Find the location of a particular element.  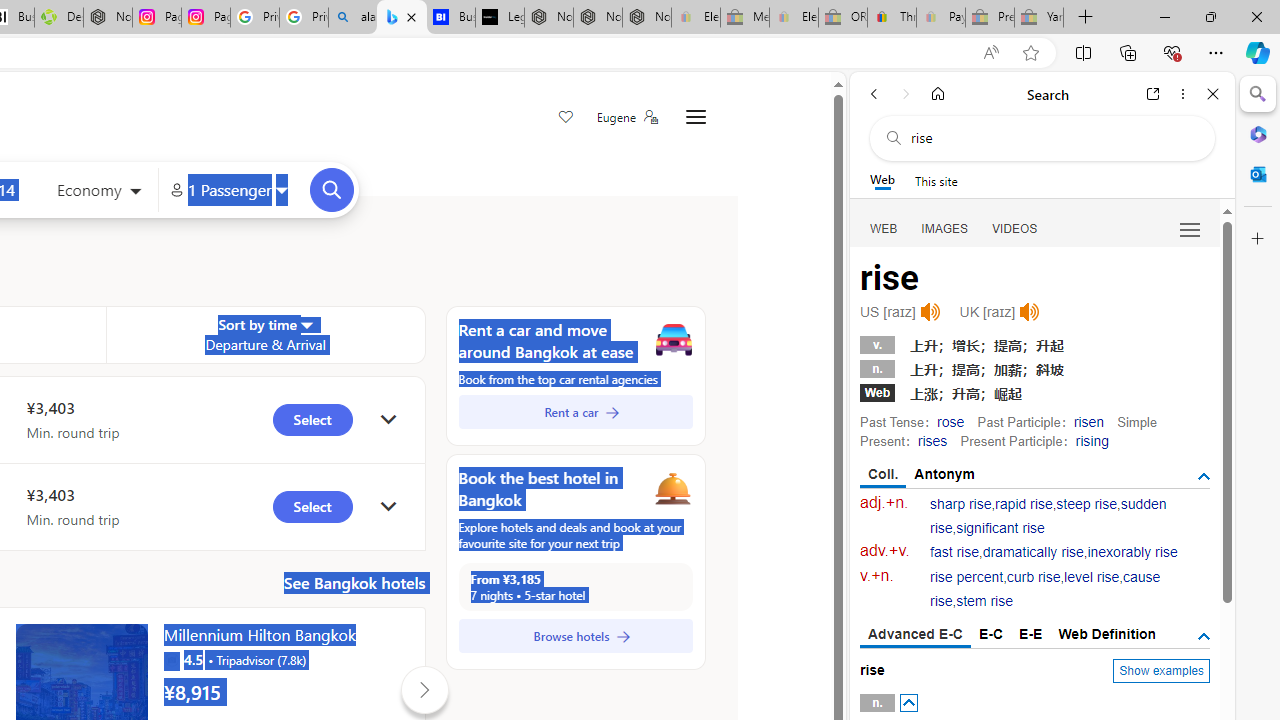

'Payments Terms of Use | eBay.com - Sleeping' is located at coordinates (939, 17).